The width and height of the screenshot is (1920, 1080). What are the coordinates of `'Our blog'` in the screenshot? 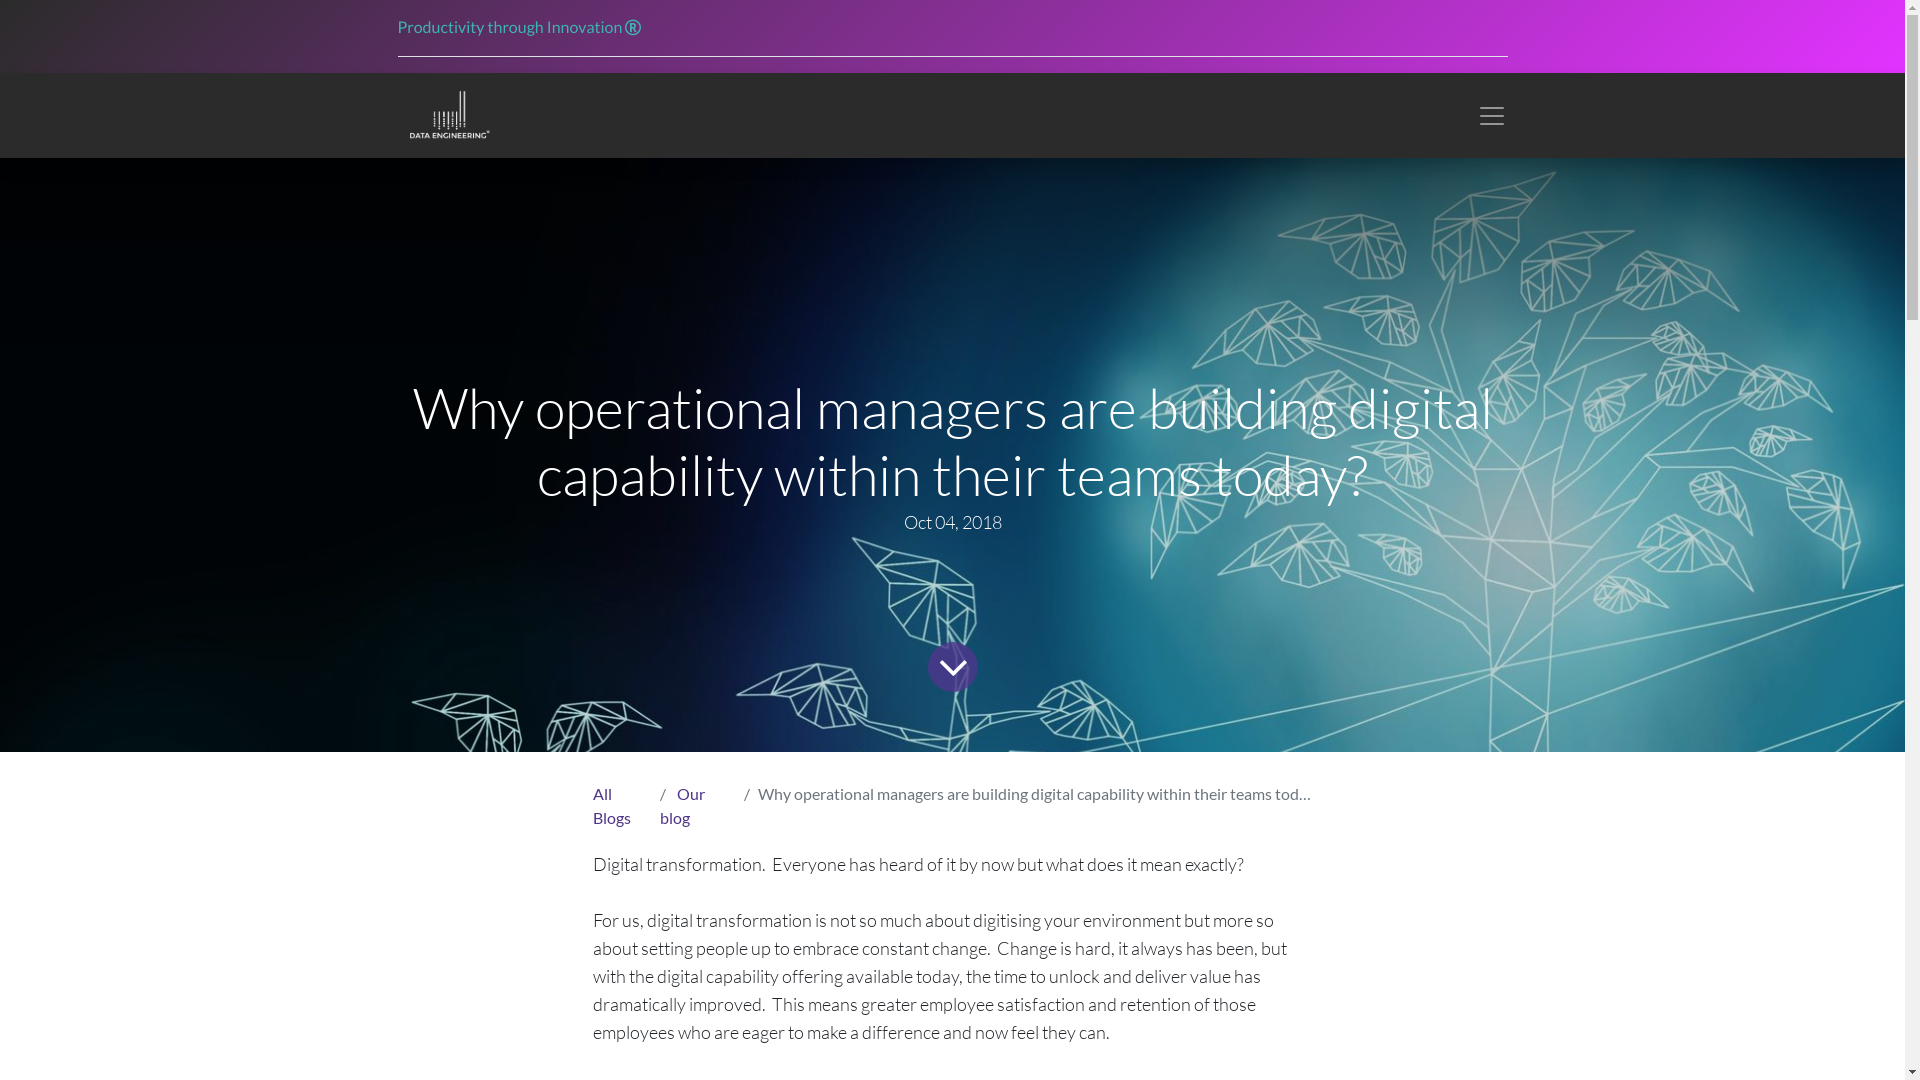 It's located at (660, 804).